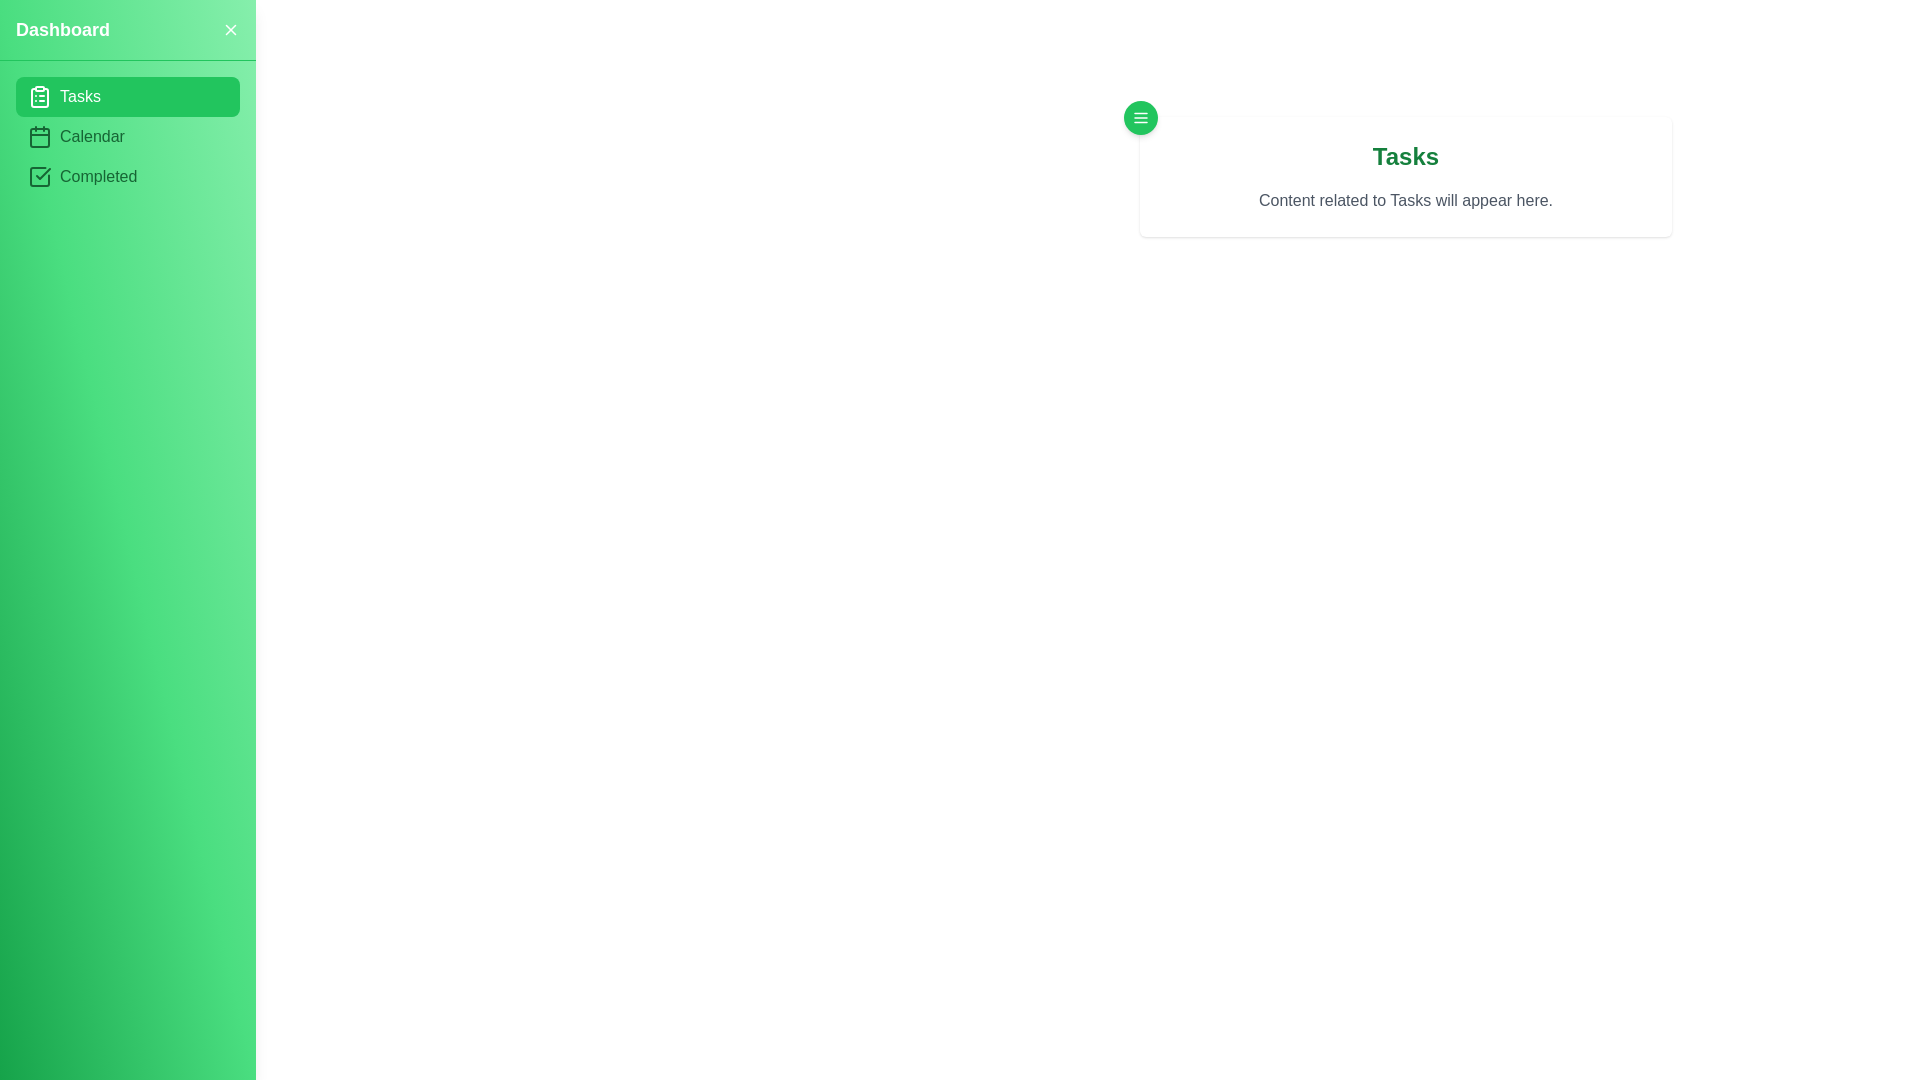 The width and height of the screenshot is (1920, 1080). What do you see at coordinates (127, 176) in the screenshot?
I see `the Completed section by clicking on its corresponding menu item in the sidebar` at bounding box center [127, 176].